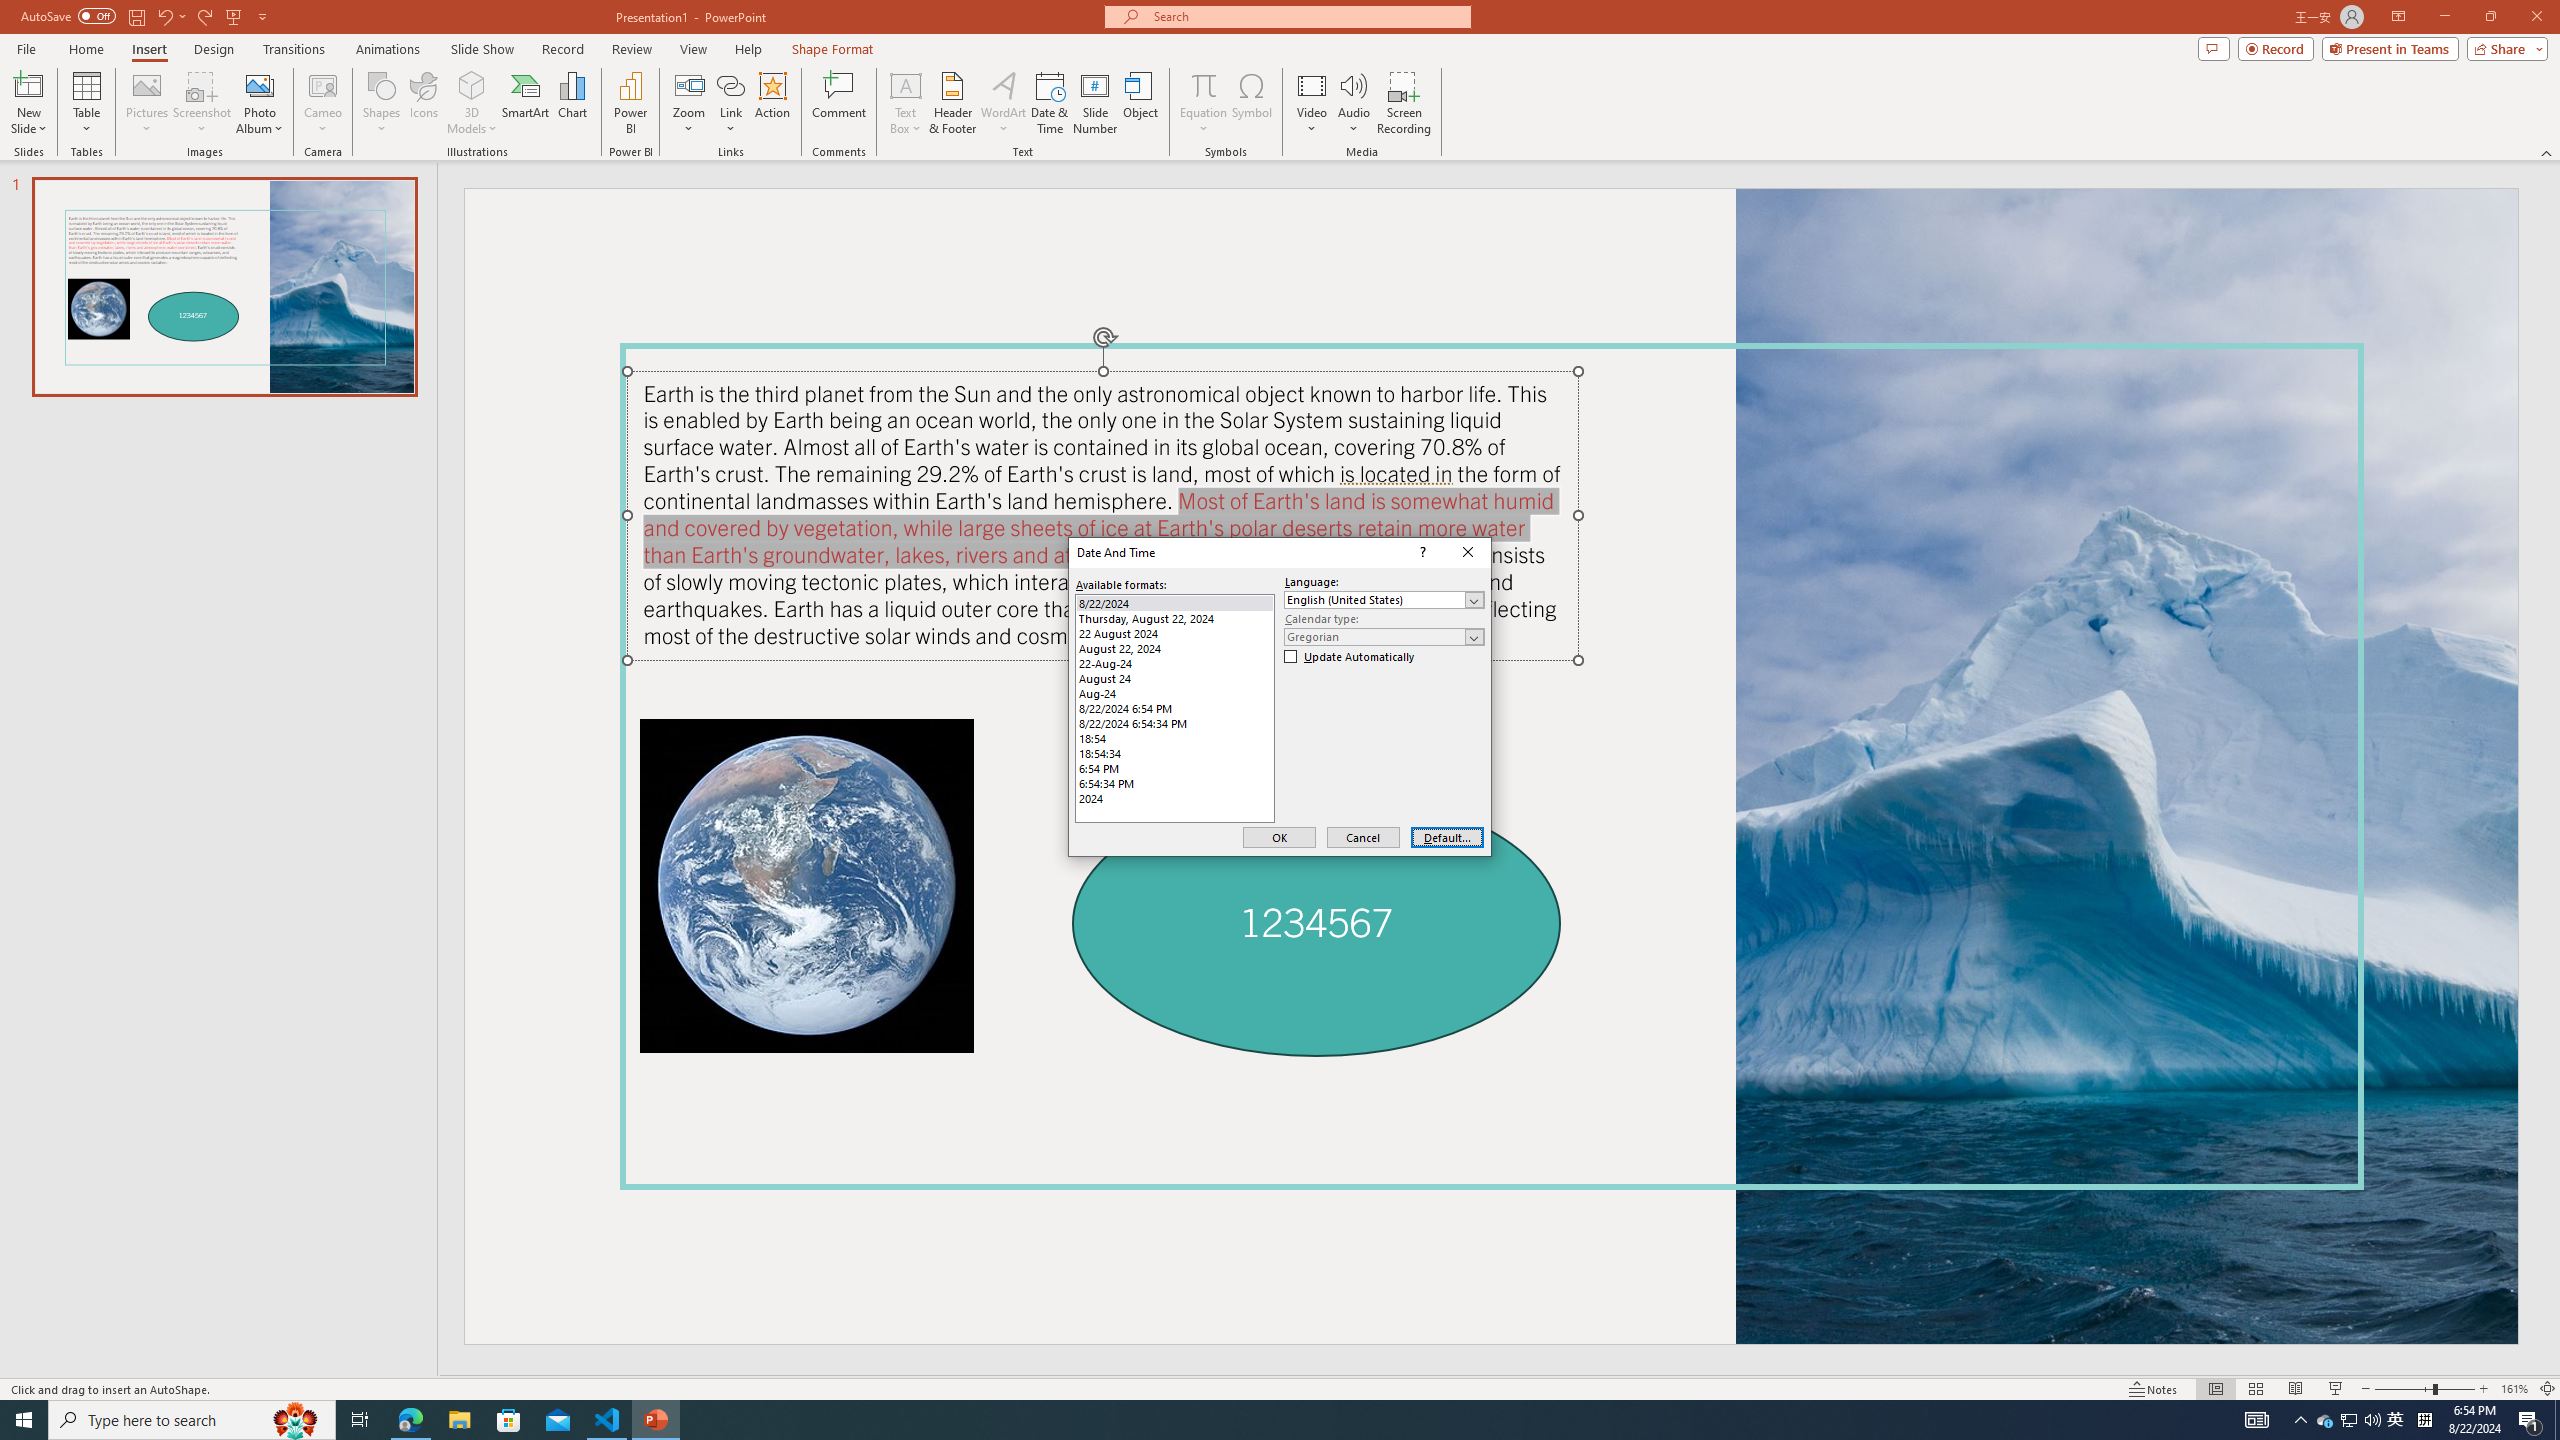  Describe the element at coordinates (423, 103) in the screenshot. I see `'Icons'` at that location.